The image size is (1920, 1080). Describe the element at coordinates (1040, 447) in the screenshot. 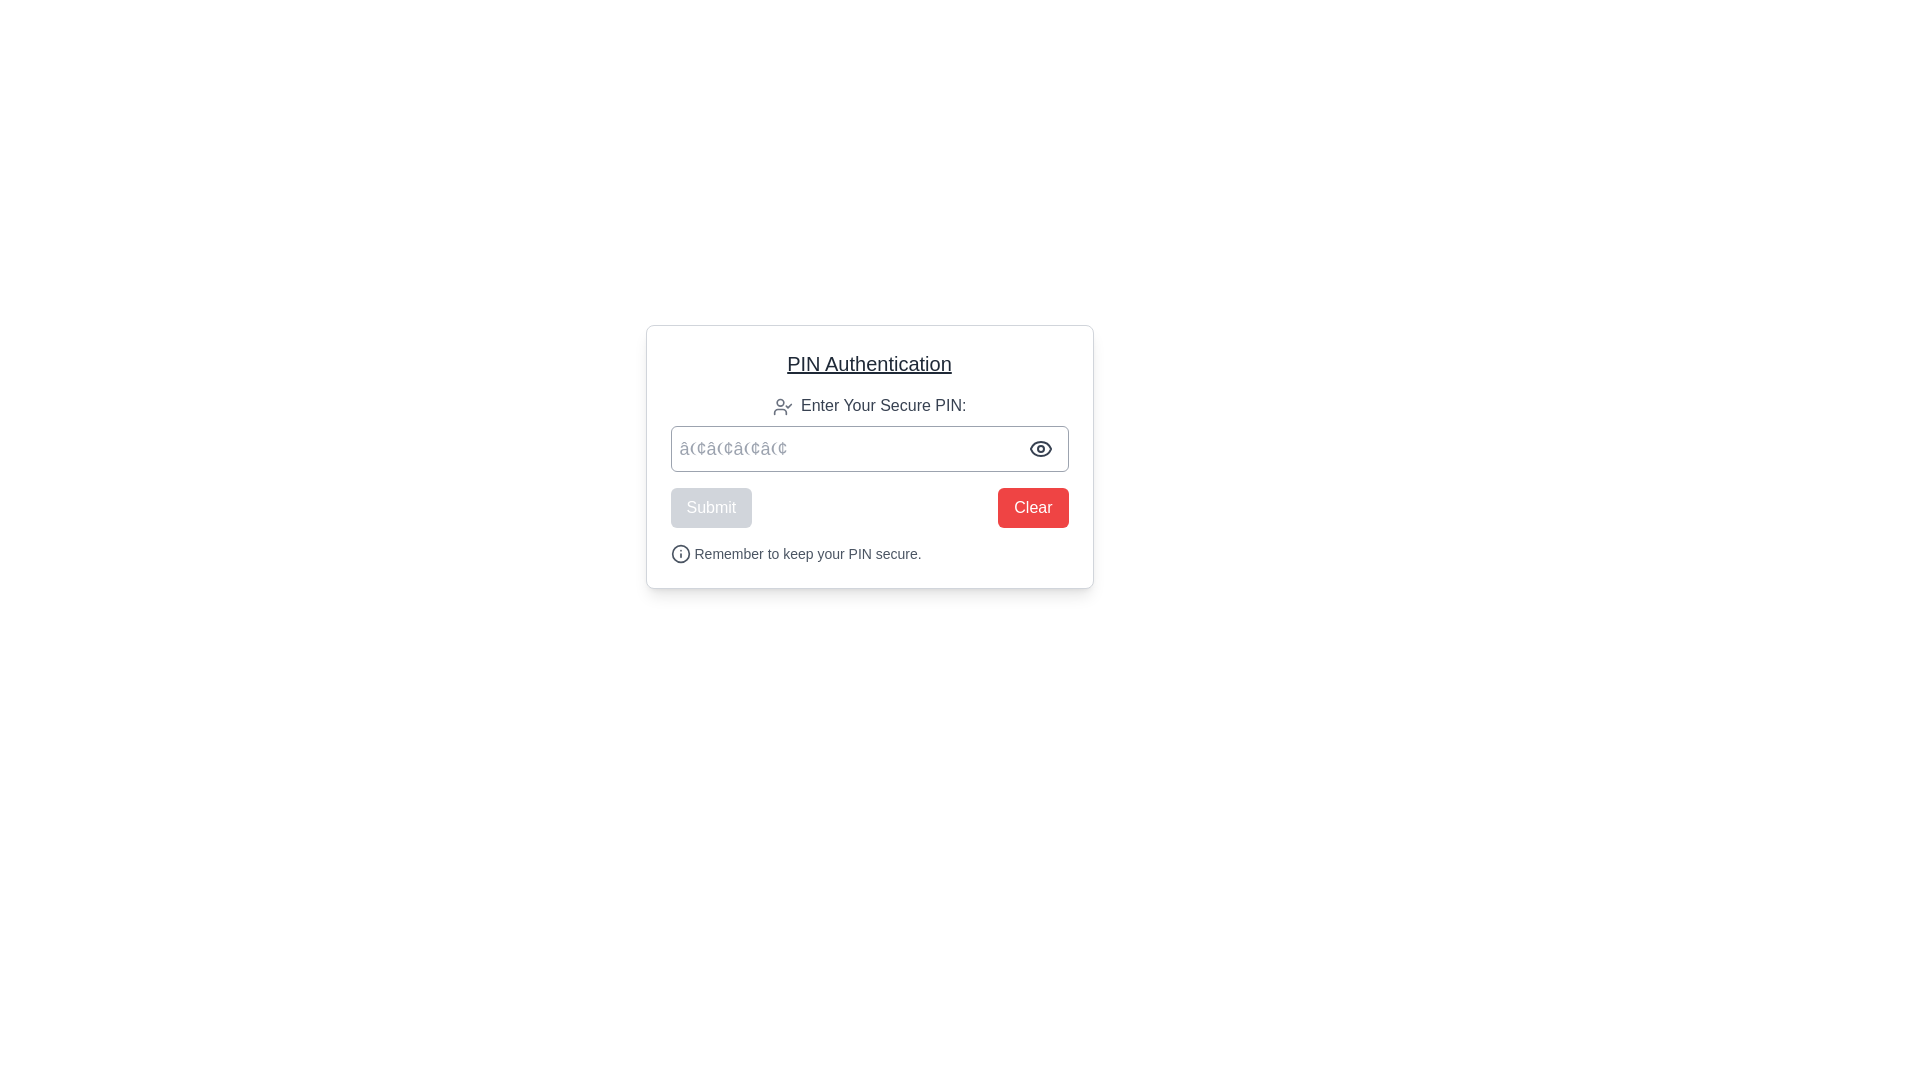

I see `the graphical eye icon` at that location.